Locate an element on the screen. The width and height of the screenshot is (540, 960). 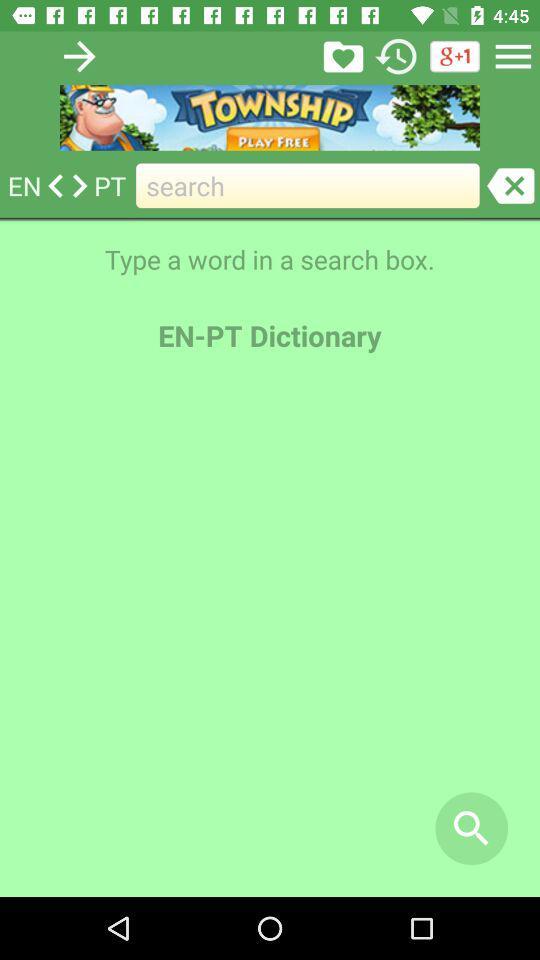
the icon at the bottom right corner is located at coordinates (471, 828).